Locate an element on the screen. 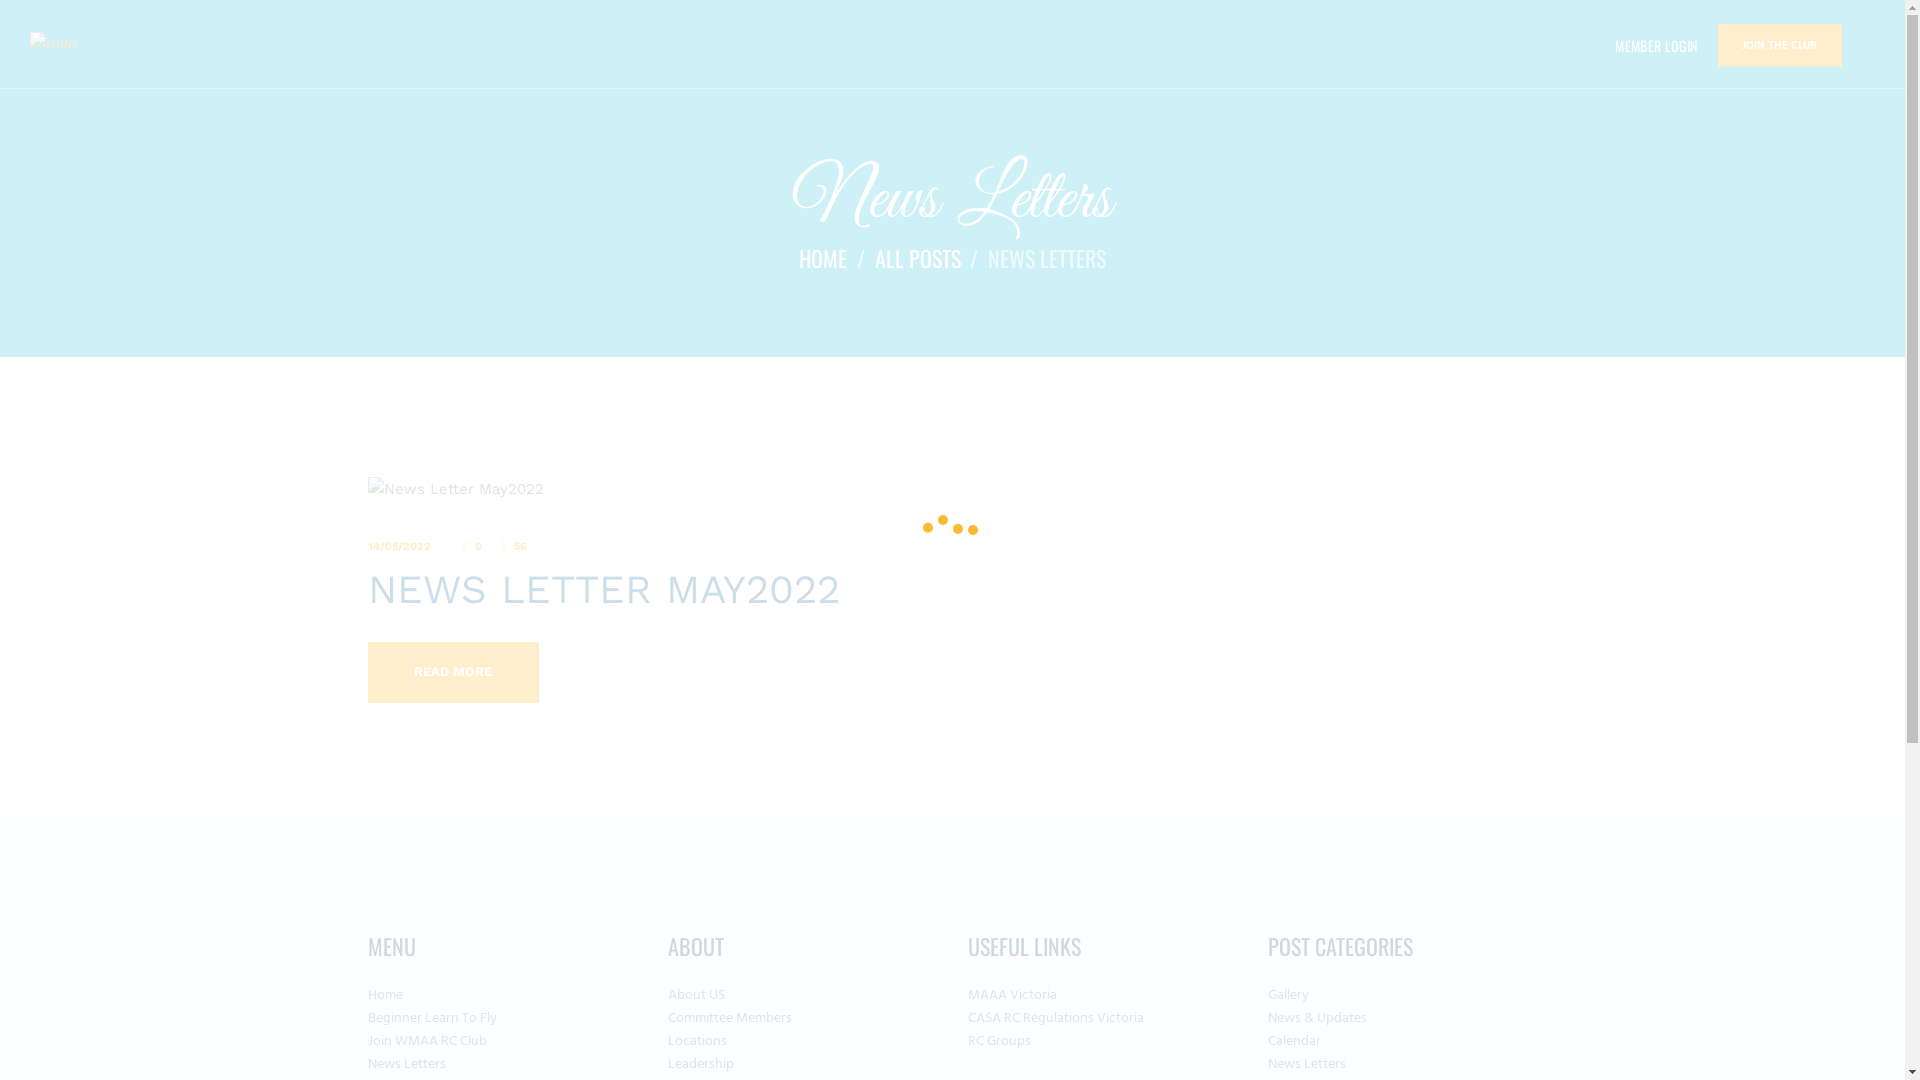 This screenshot has width=1920, height=1080. 'Gallery' is located at coordinates (1288, 995).